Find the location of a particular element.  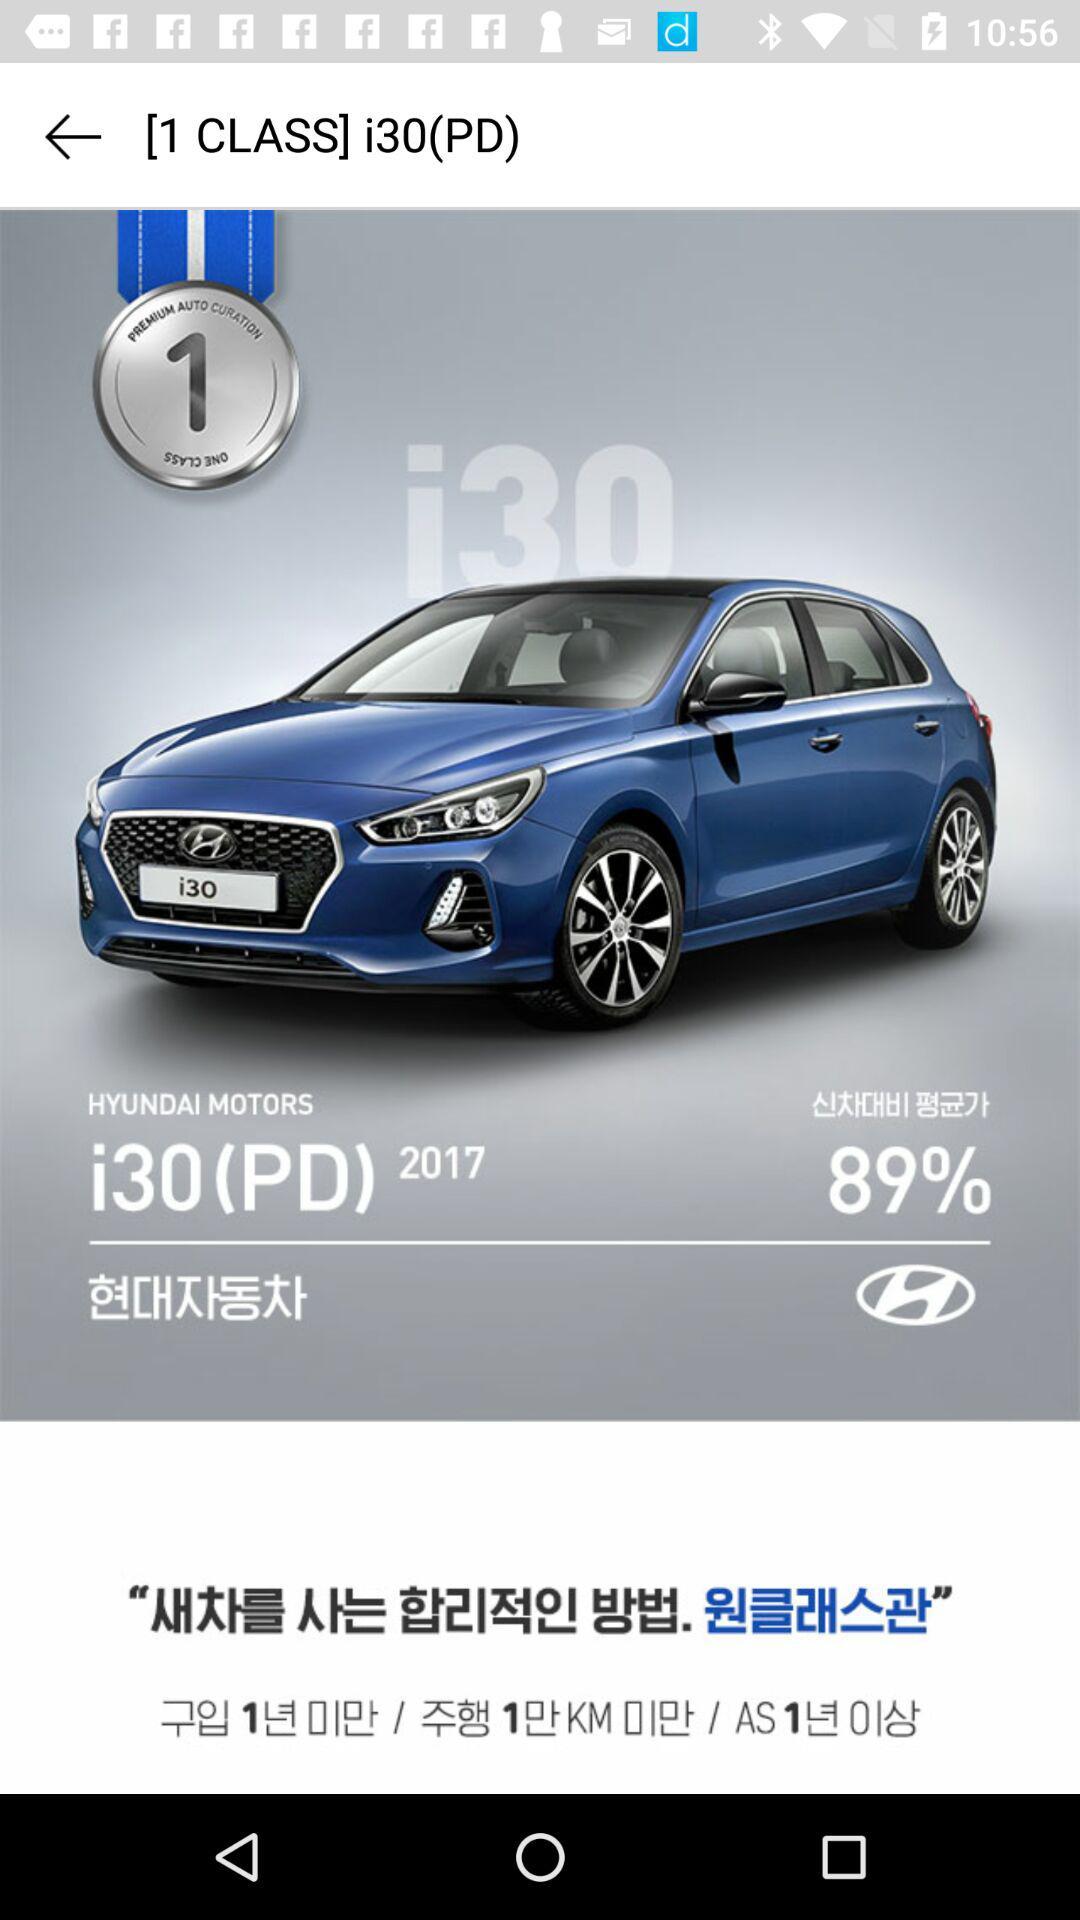

previous page is located at coordinates (71, 135).